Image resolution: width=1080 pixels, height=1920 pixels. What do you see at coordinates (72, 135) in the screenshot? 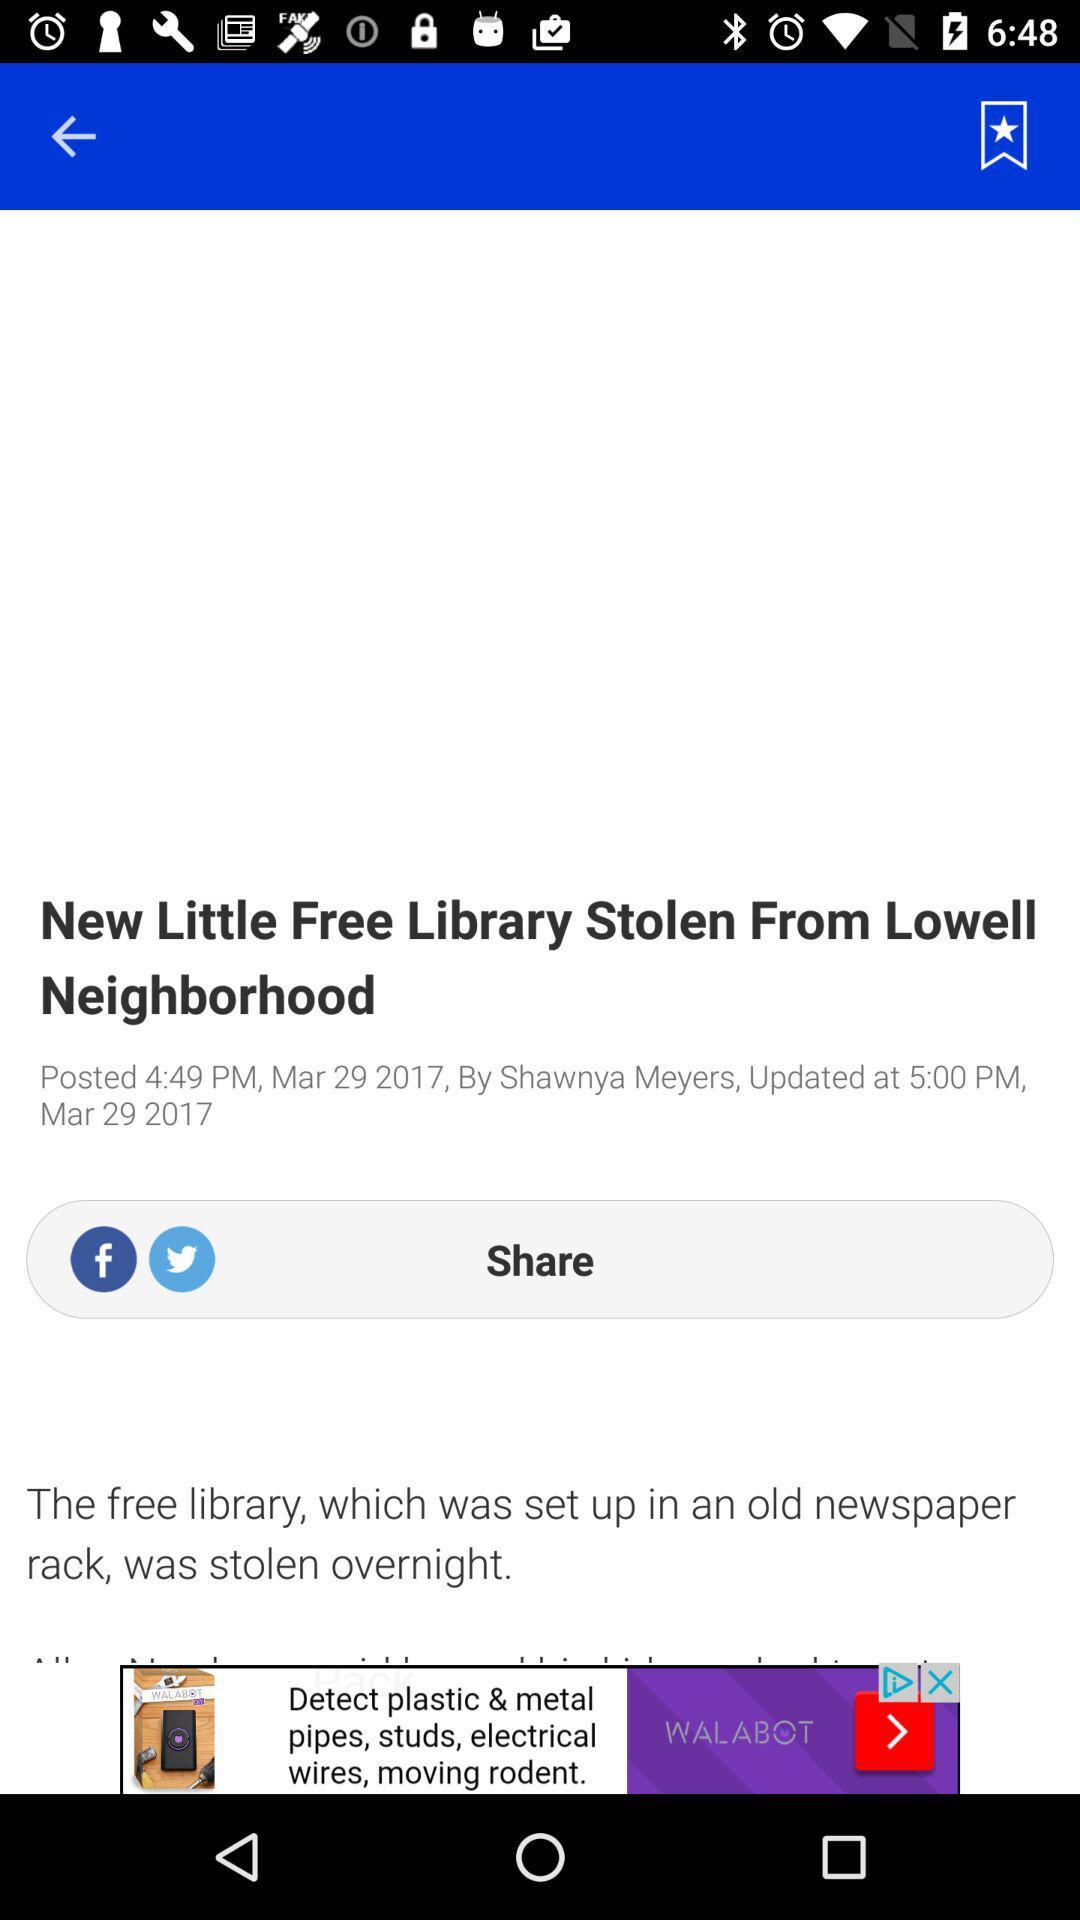
I see `the arrow_backward icon` at bounding box center [72, 135].